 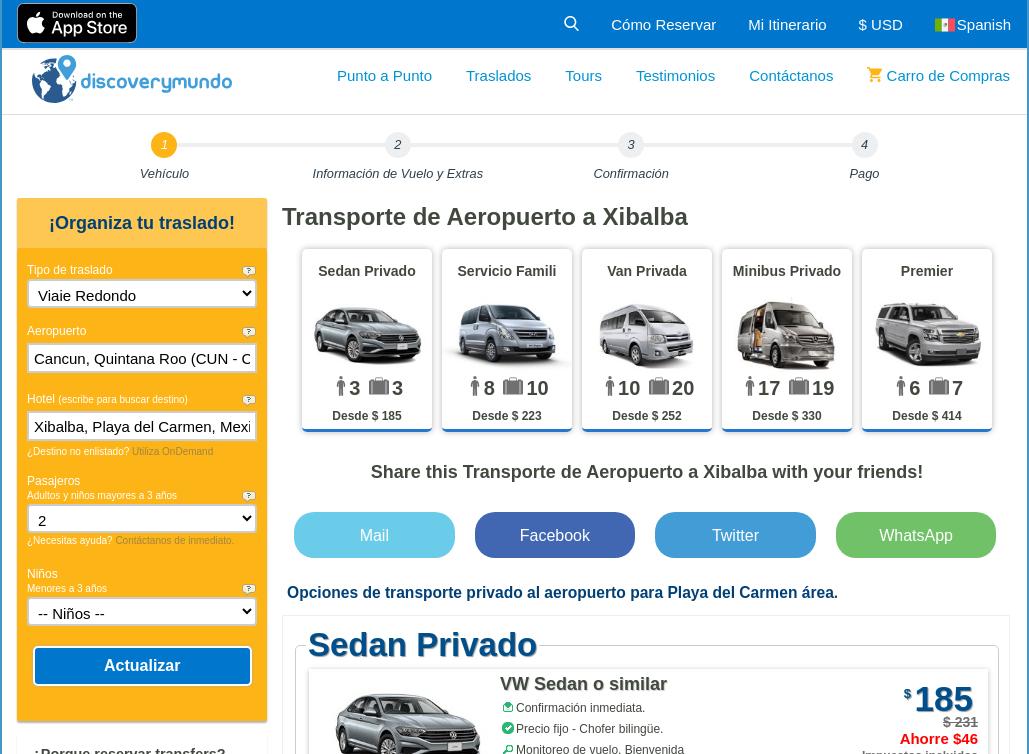 What do you see at coordinates (56, 330) in the screenshot?
I see `'Aeropuerto'` at bounding box center [56, 330].